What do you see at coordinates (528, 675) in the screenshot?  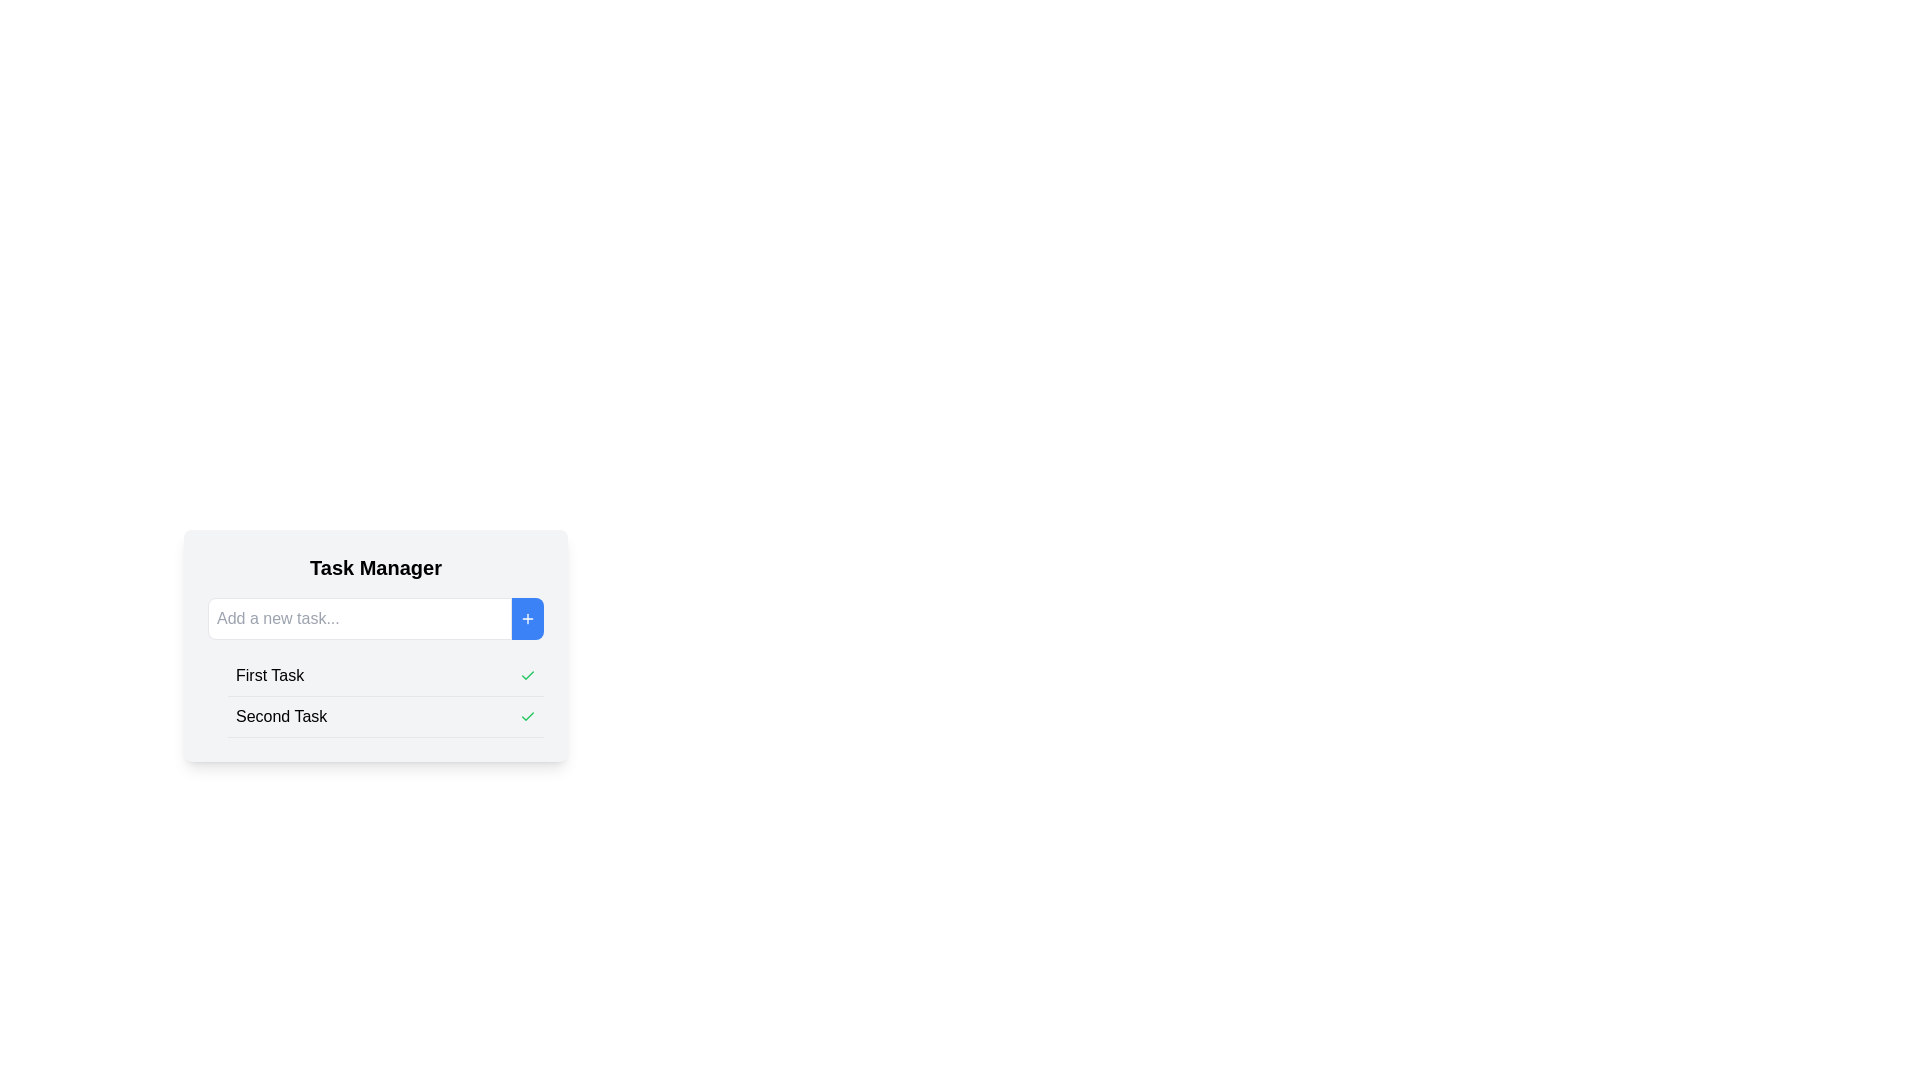 I see `the green checkmark icon` at bounding box center [528, 675].